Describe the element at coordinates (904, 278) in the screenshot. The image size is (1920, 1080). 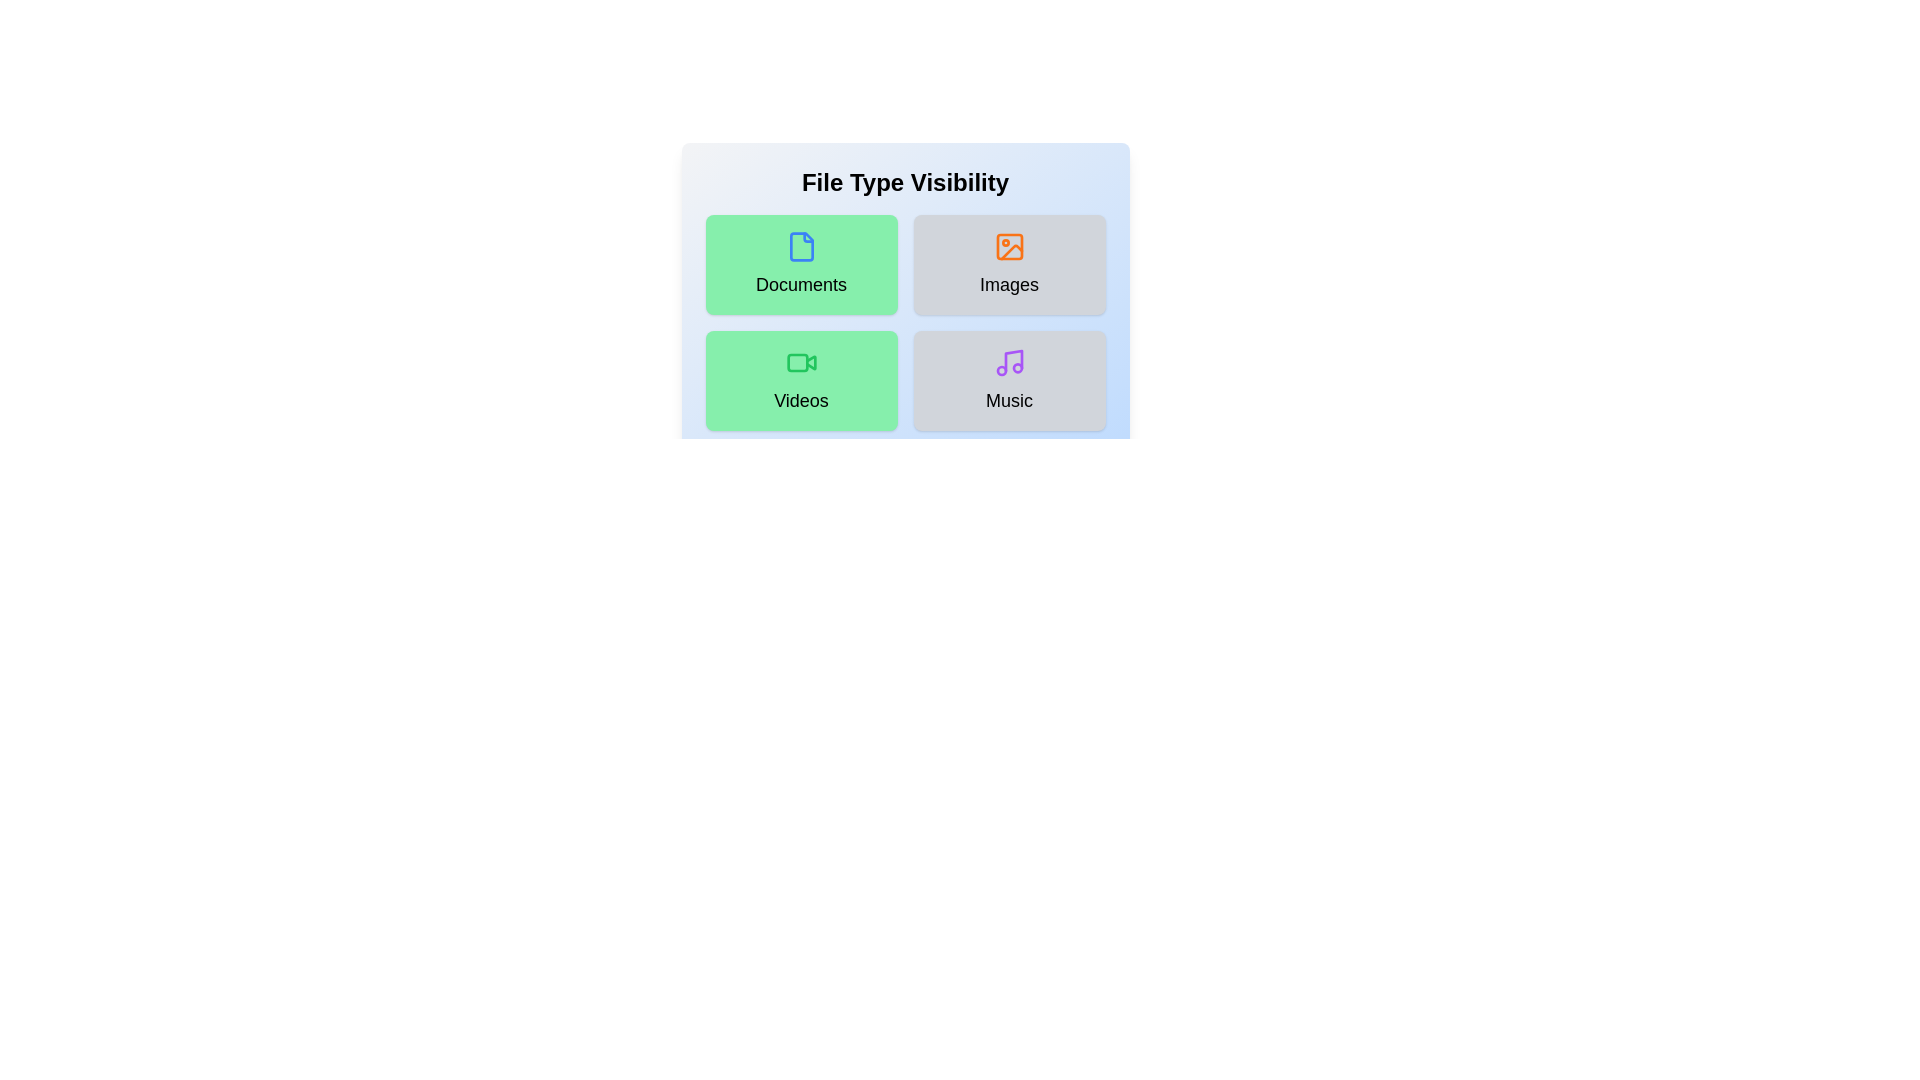
I see `the background area of the component` at that location.